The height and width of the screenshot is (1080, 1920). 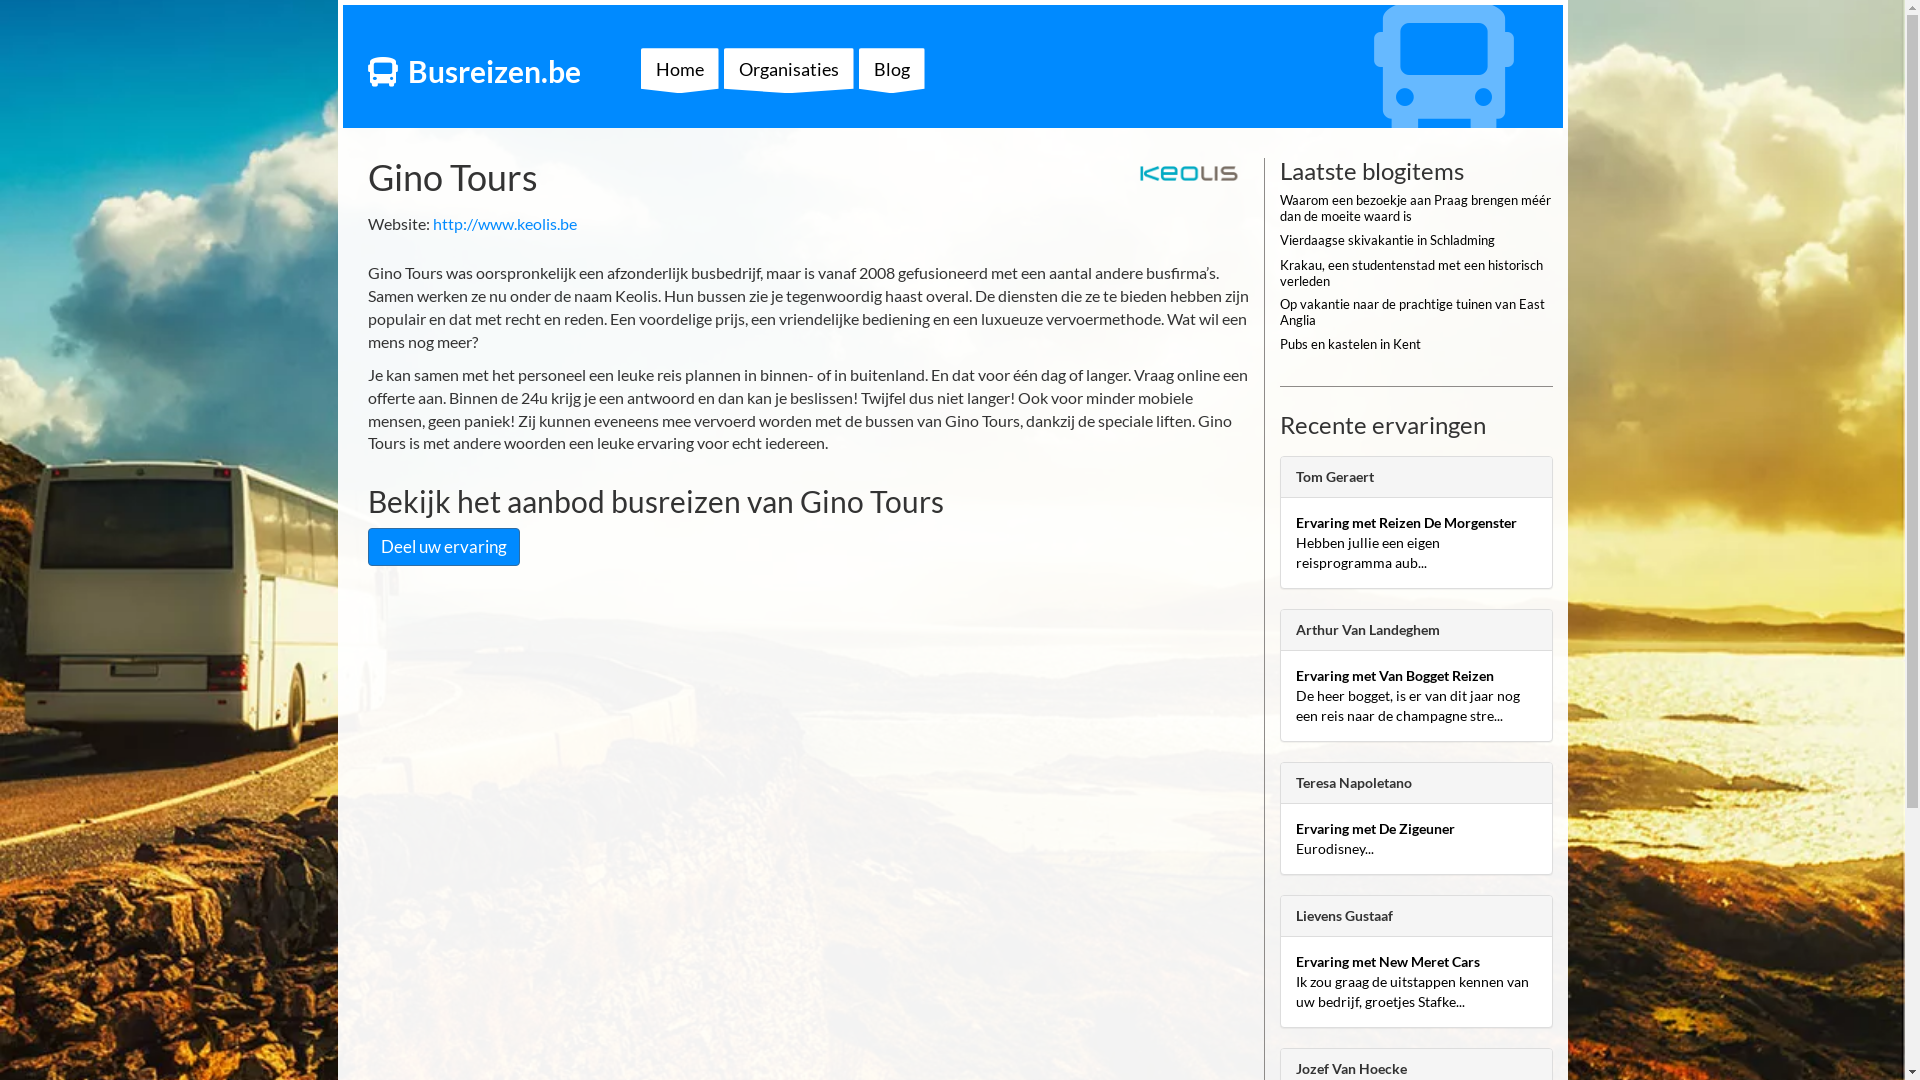 What do you see at coordinates (1415, 277) in the screenshot?
I see `'Krakau, een studentenstad met een historisch verleden'` at bounding box center [1415, 277].